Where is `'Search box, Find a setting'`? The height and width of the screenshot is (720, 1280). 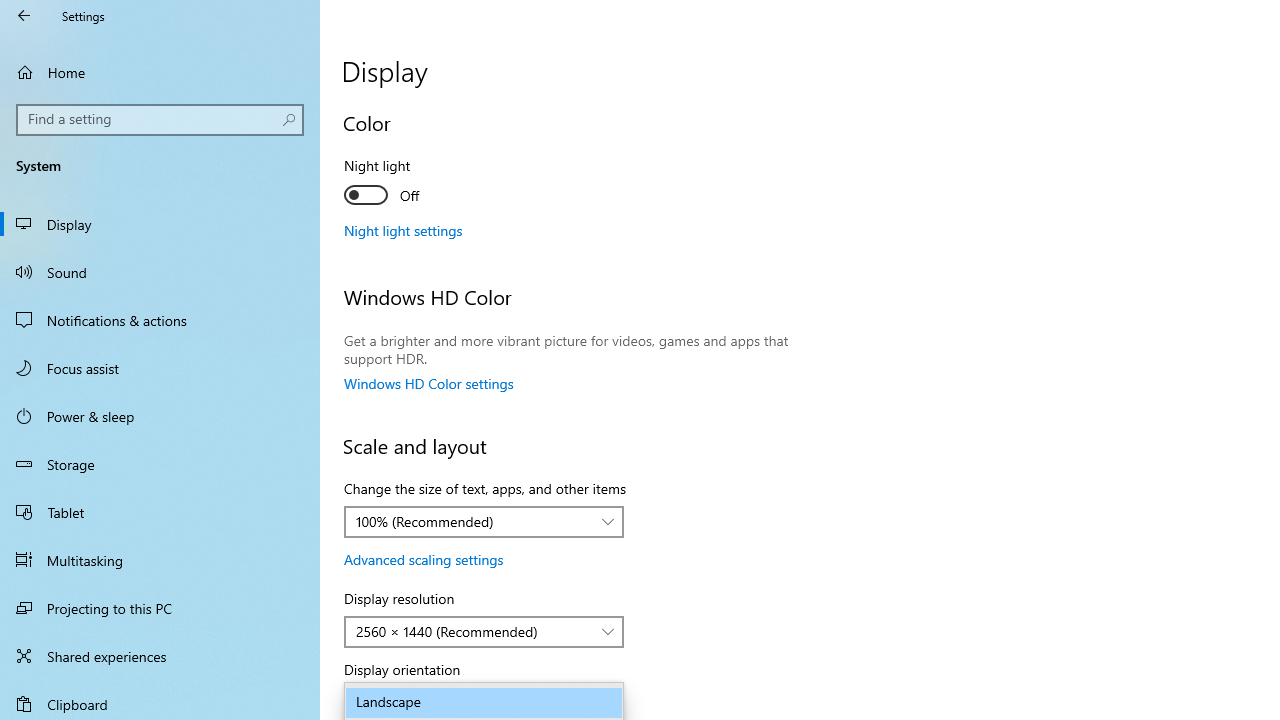
'Search box, Find a setting' is located at coordinates (160, 119).